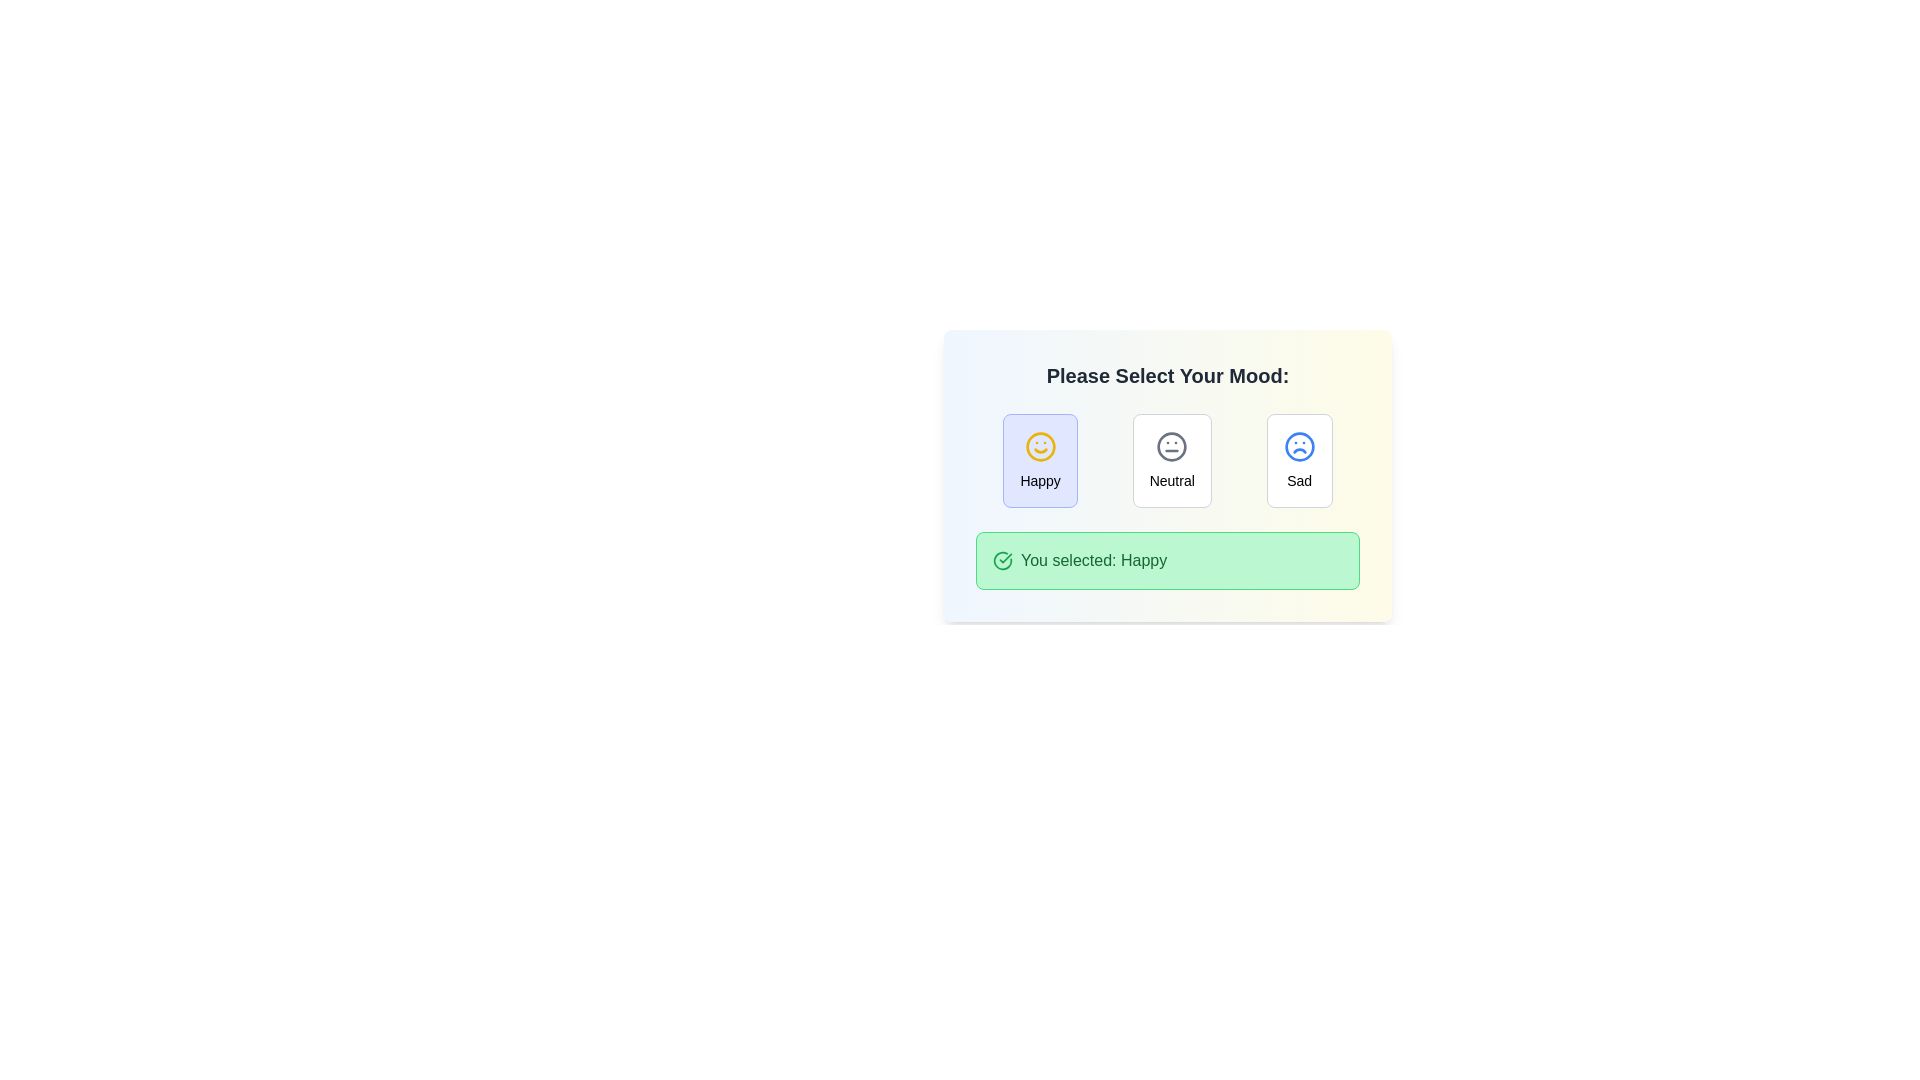 This screenshot has width=1920, height=1080. What do you see at coordinates (1003, 560) in the screenshot?
I see `the left circular arc of the SVG icon with a green outline, which is part of a checkmark inside a circle, located in the bottom-left corner of the interface` at bounding box center [1003, 560].